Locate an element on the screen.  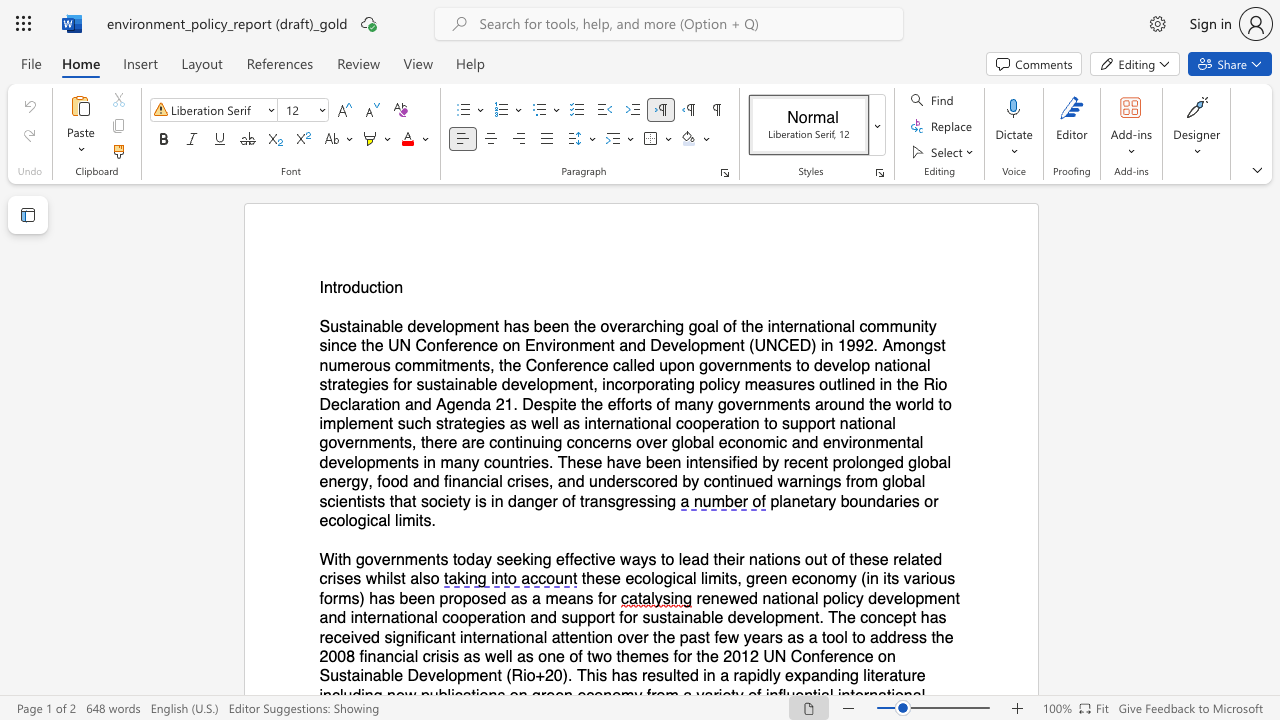
the subset text "seekin" within the text "With governments today seeking effective ways to lead their nations out of these related crises whilst also" is located at coordinates (496, 559).